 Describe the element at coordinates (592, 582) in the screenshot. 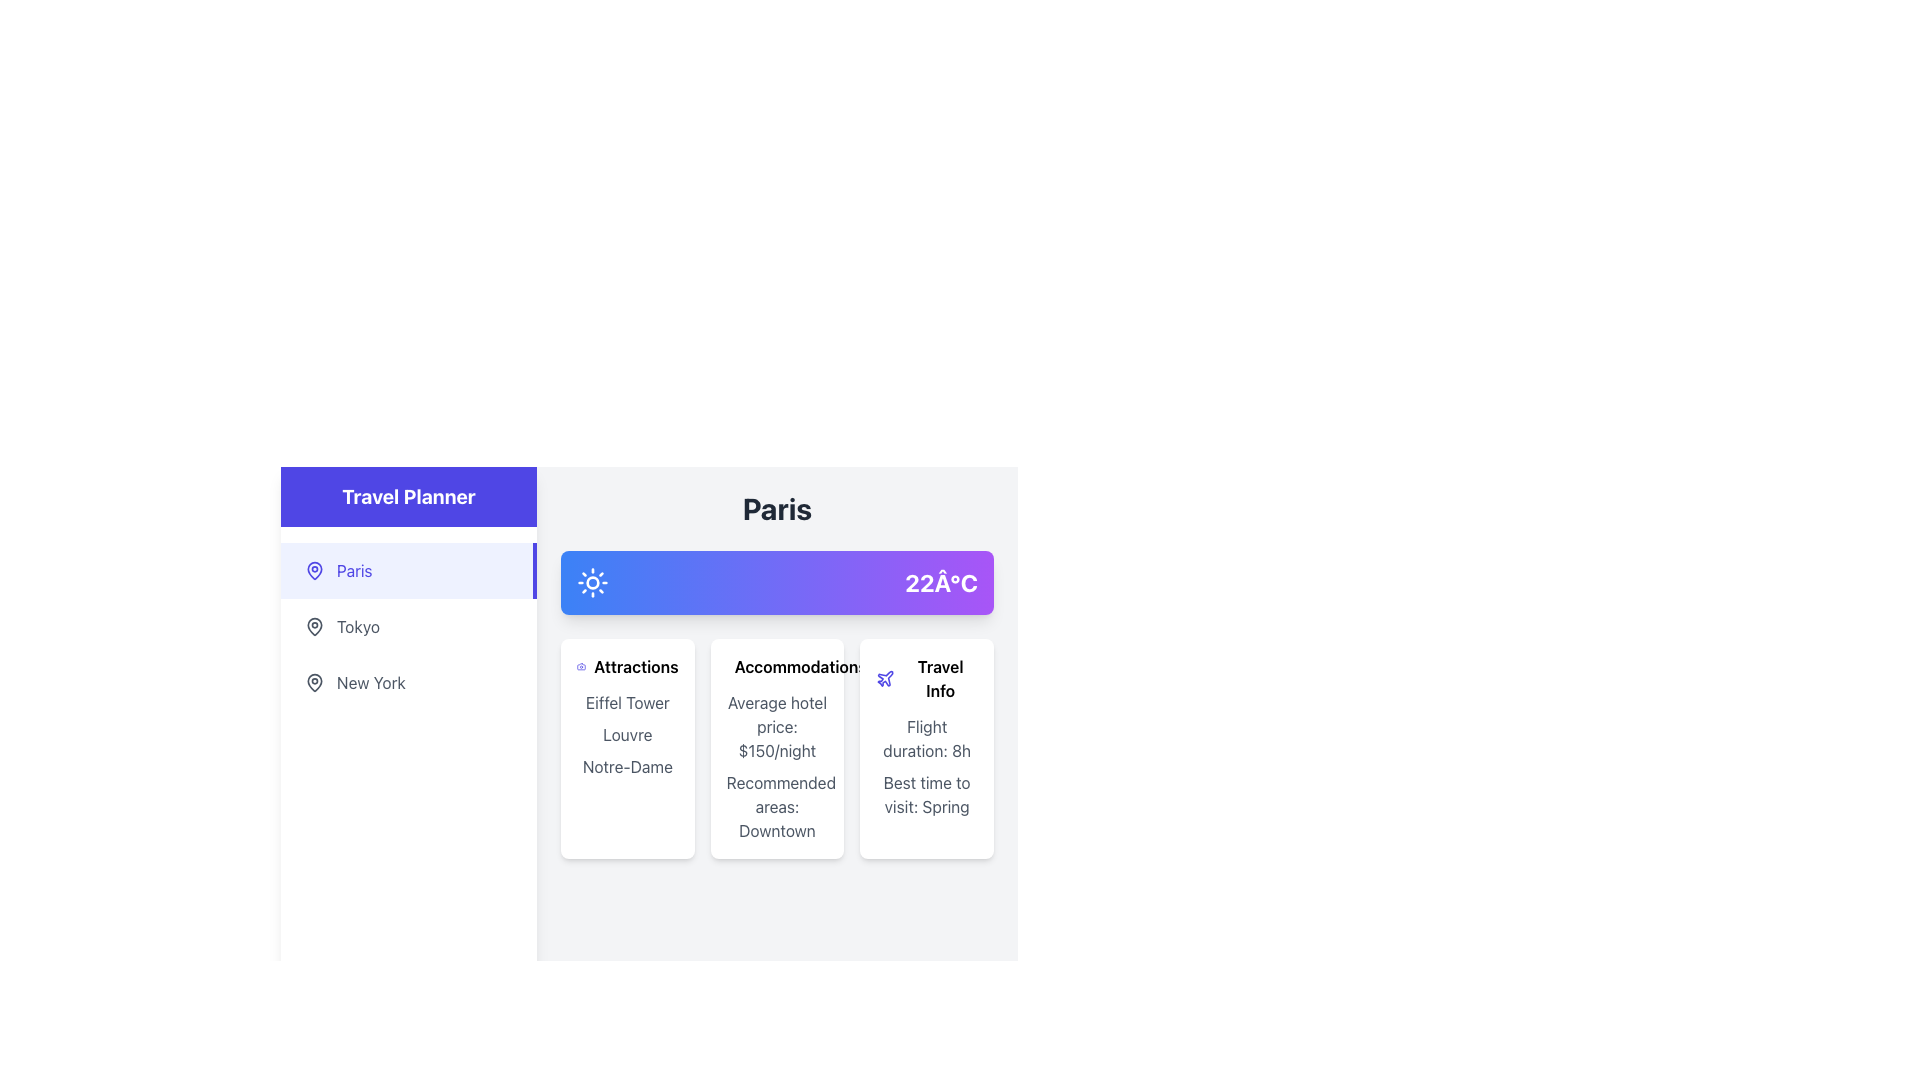

I see `the sunny weather icon located in the top center of the section, to the left of the '22°C' text, for a quick visual cue about the current weather conditions` at that location.